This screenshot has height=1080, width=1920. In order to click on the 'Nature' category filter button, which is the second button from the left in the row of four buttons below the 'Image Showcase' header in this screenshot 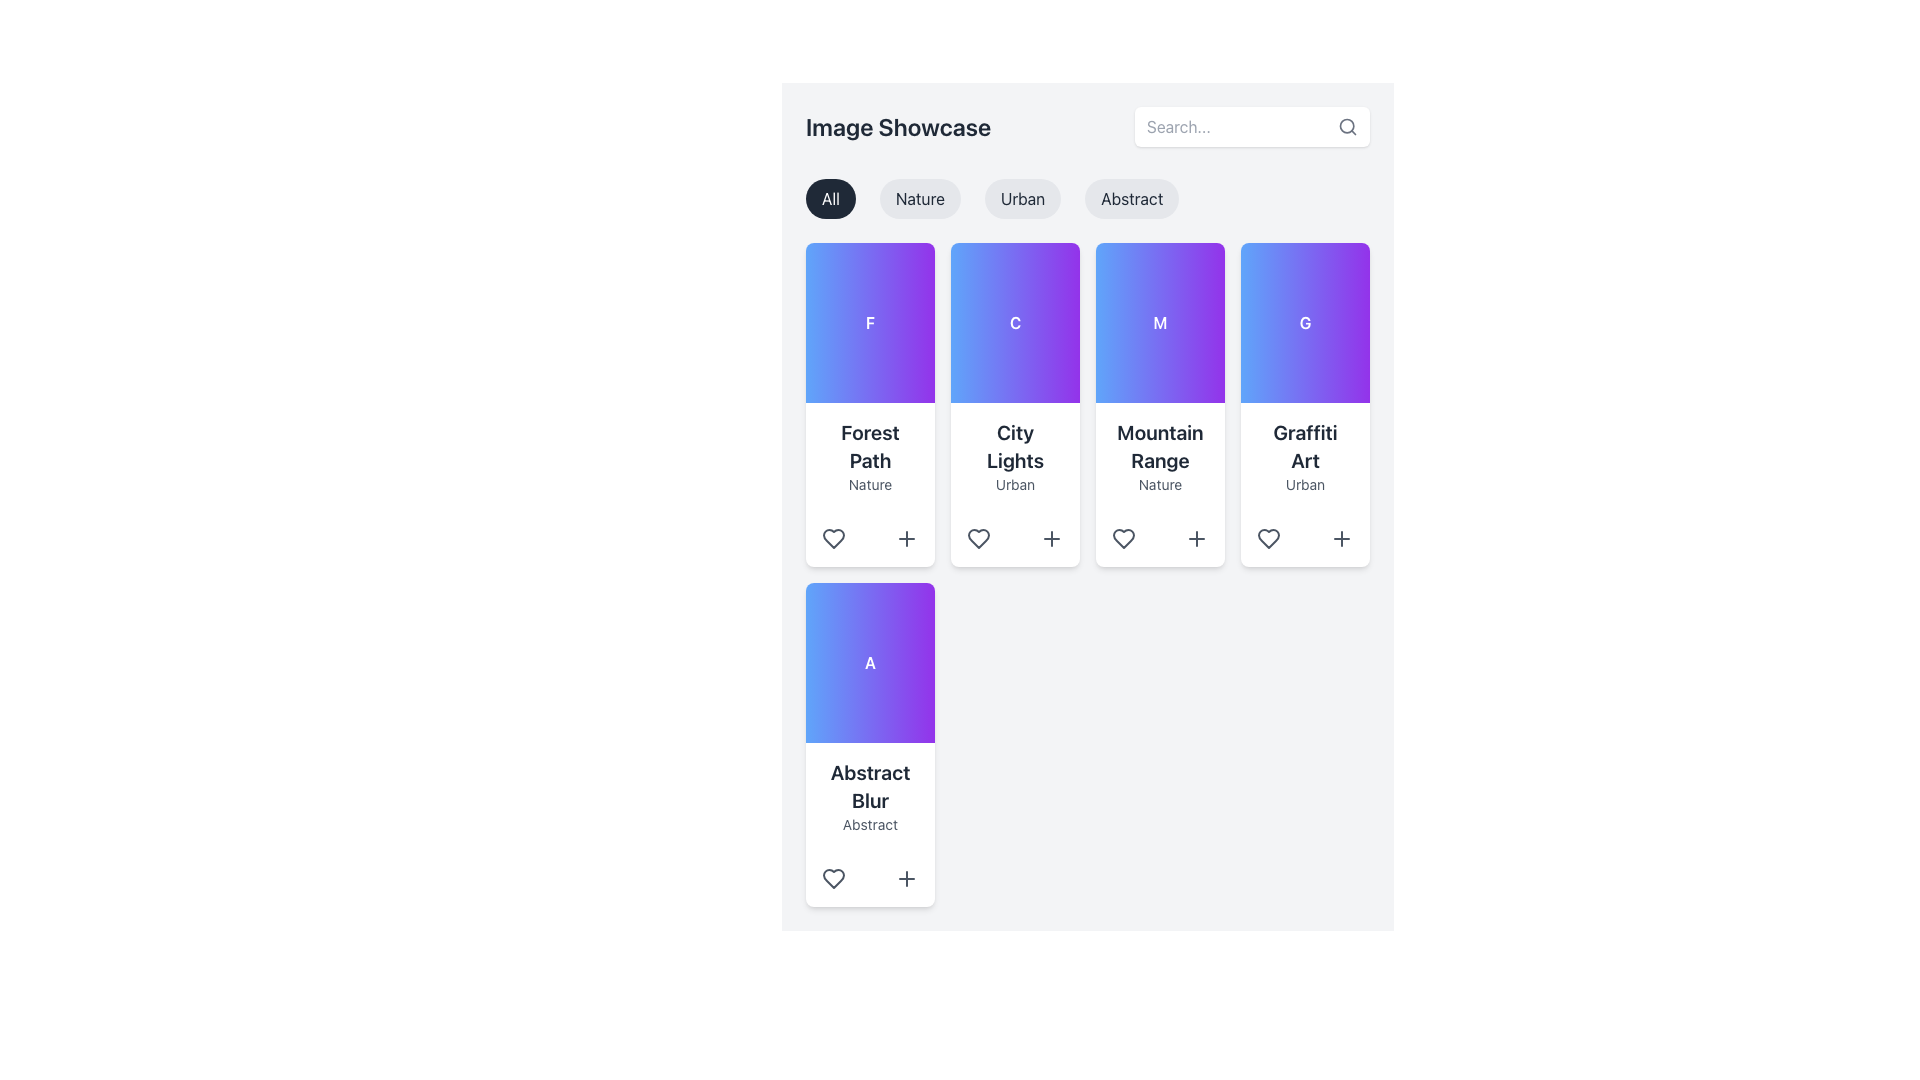, I will do `click(919, 199)`.